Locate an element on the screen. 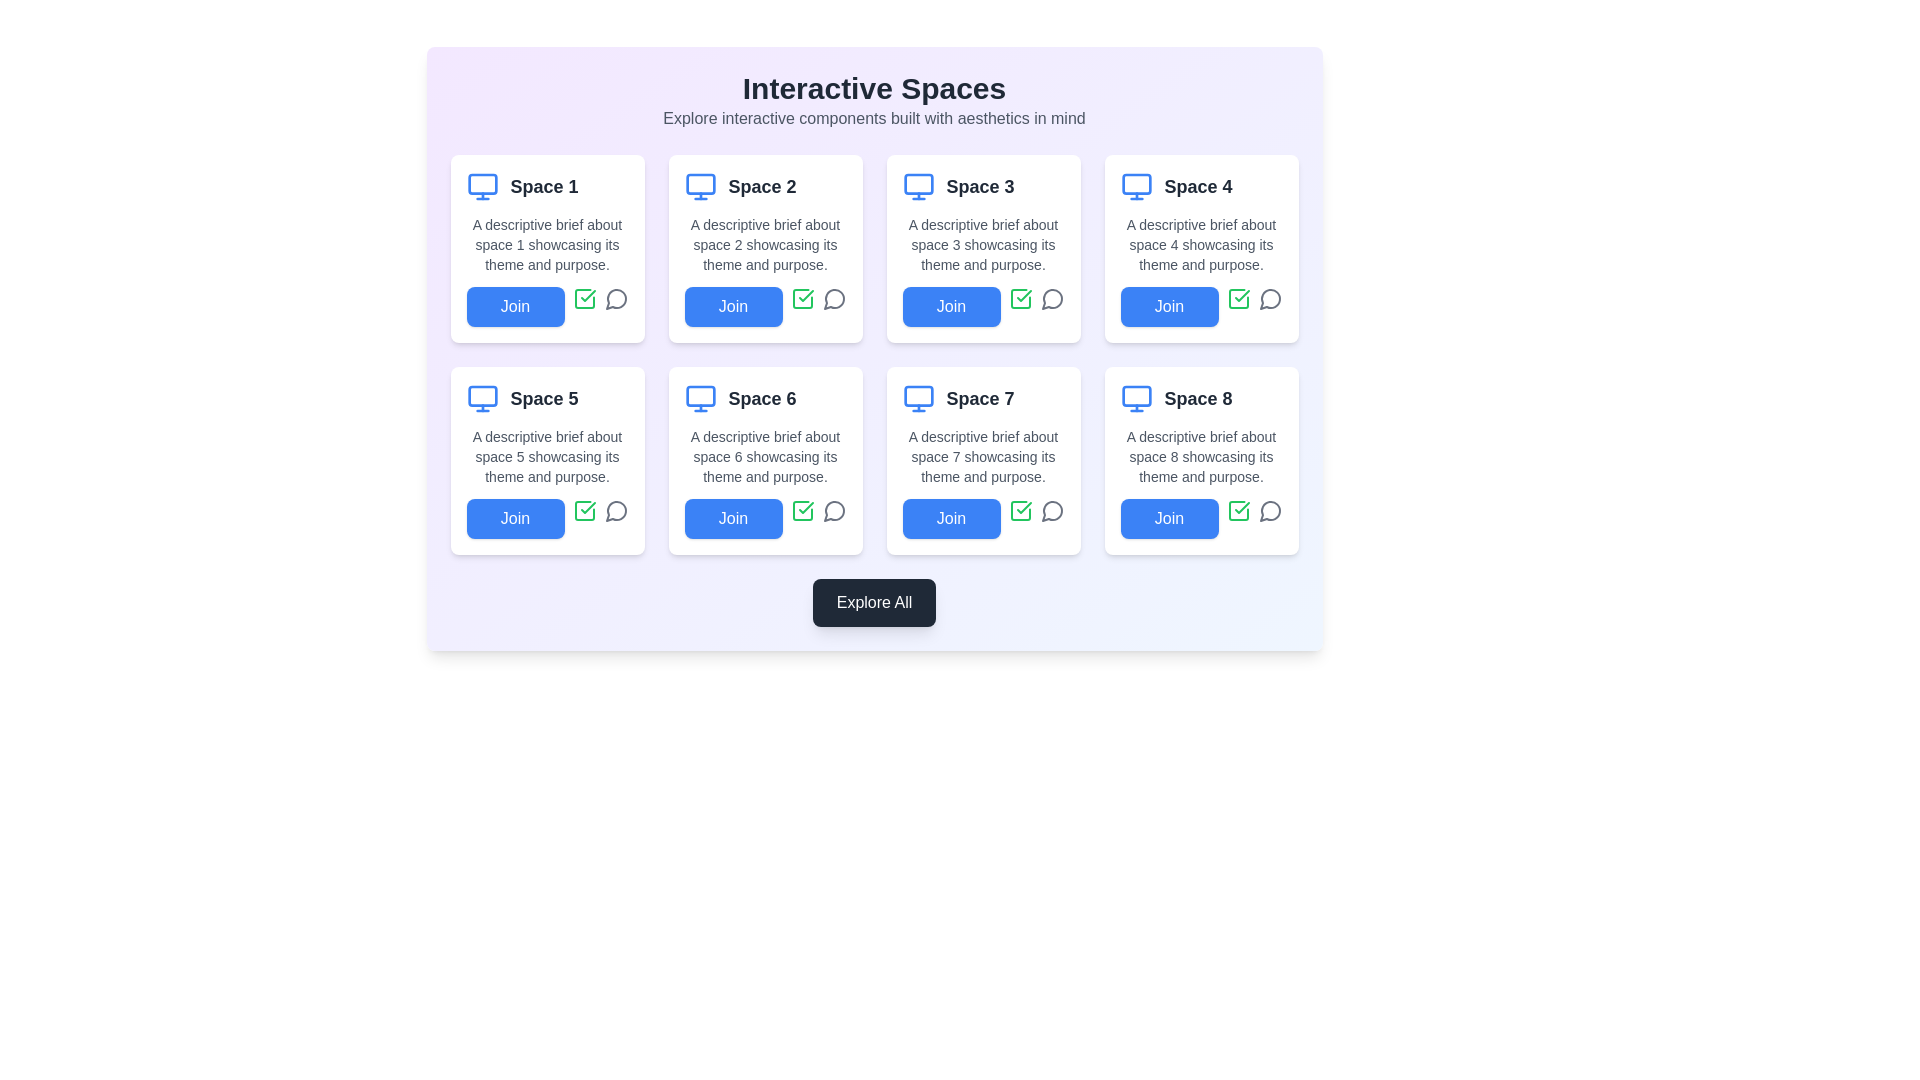 The width and height of the screenshot is (1920, 1080). the decorative graphic element that represents a monitor in the card labeled 'Space 5', which is styled to match the application's visual theme is located at coordinates (482, 396).